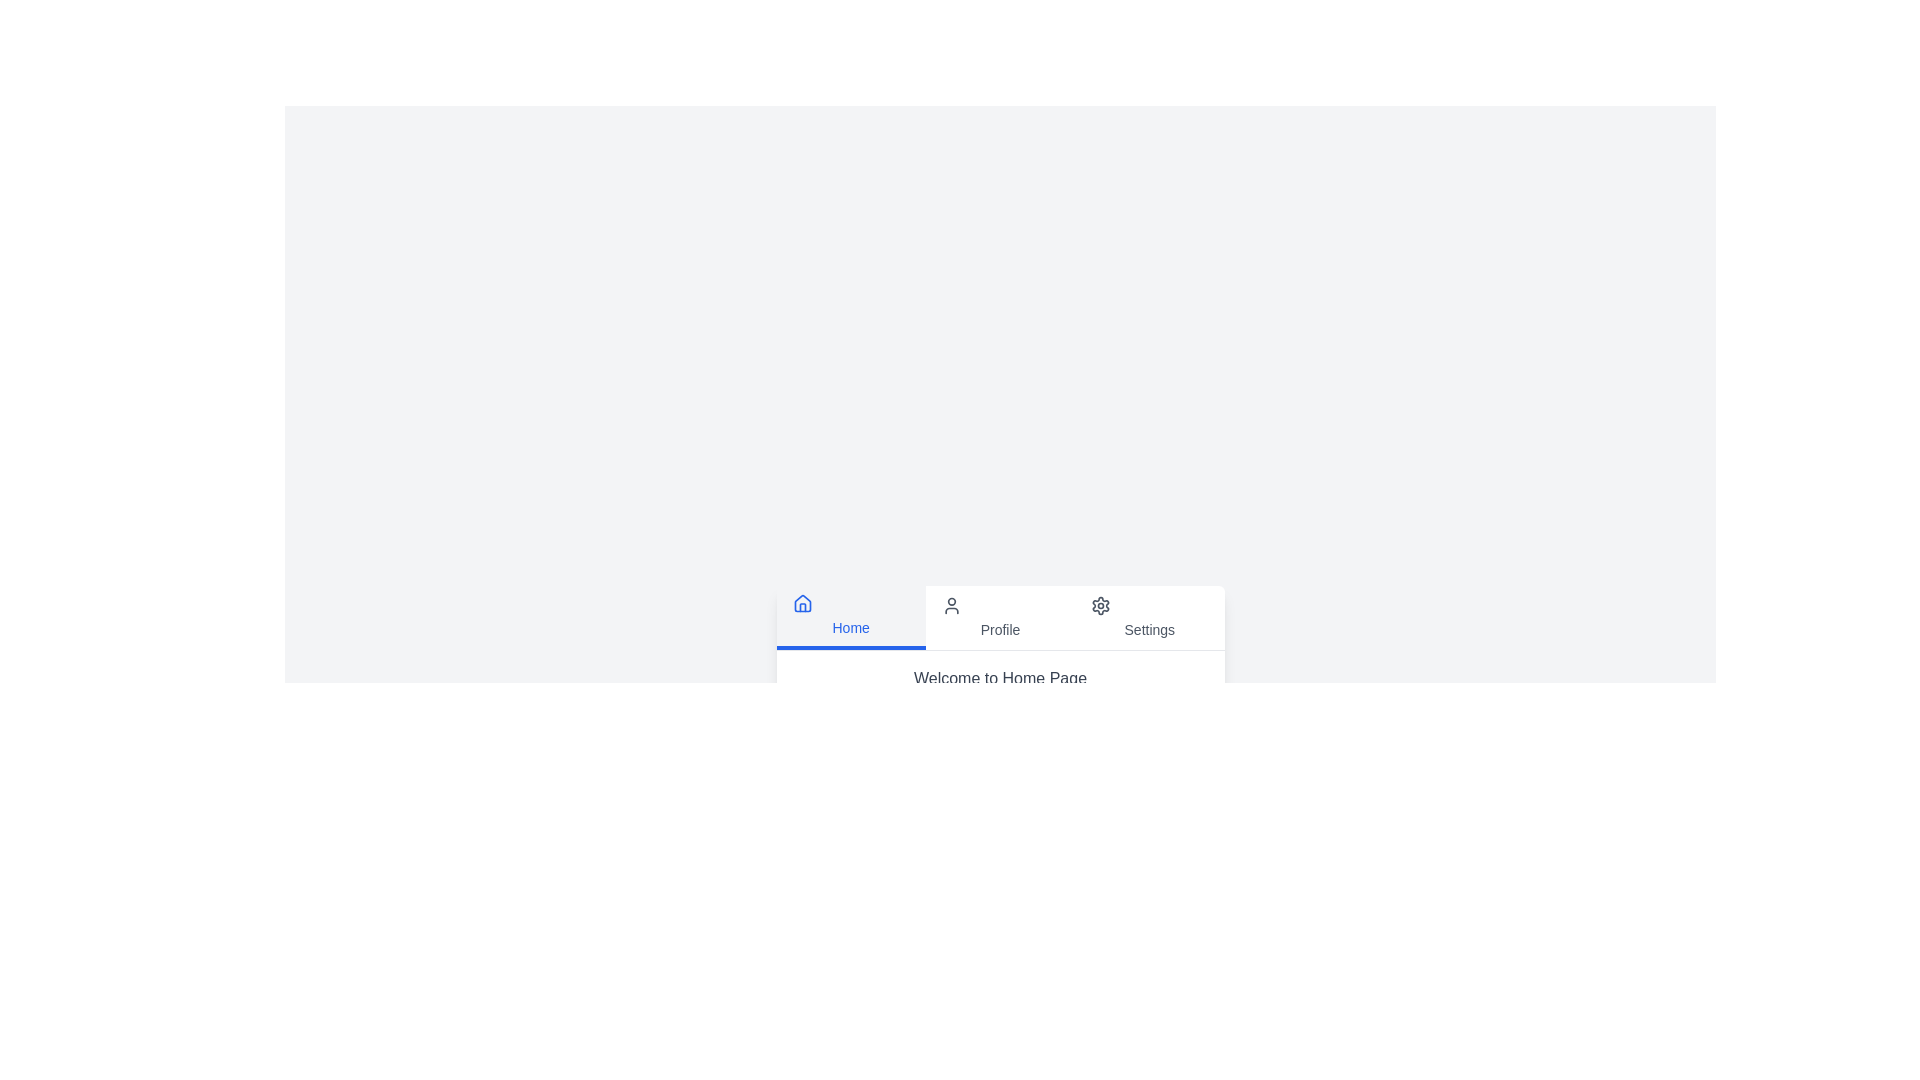  Describe the element at coordinates (1148, 616) in the screenshot. I see `the Settings tab to switch to its view` at that location.